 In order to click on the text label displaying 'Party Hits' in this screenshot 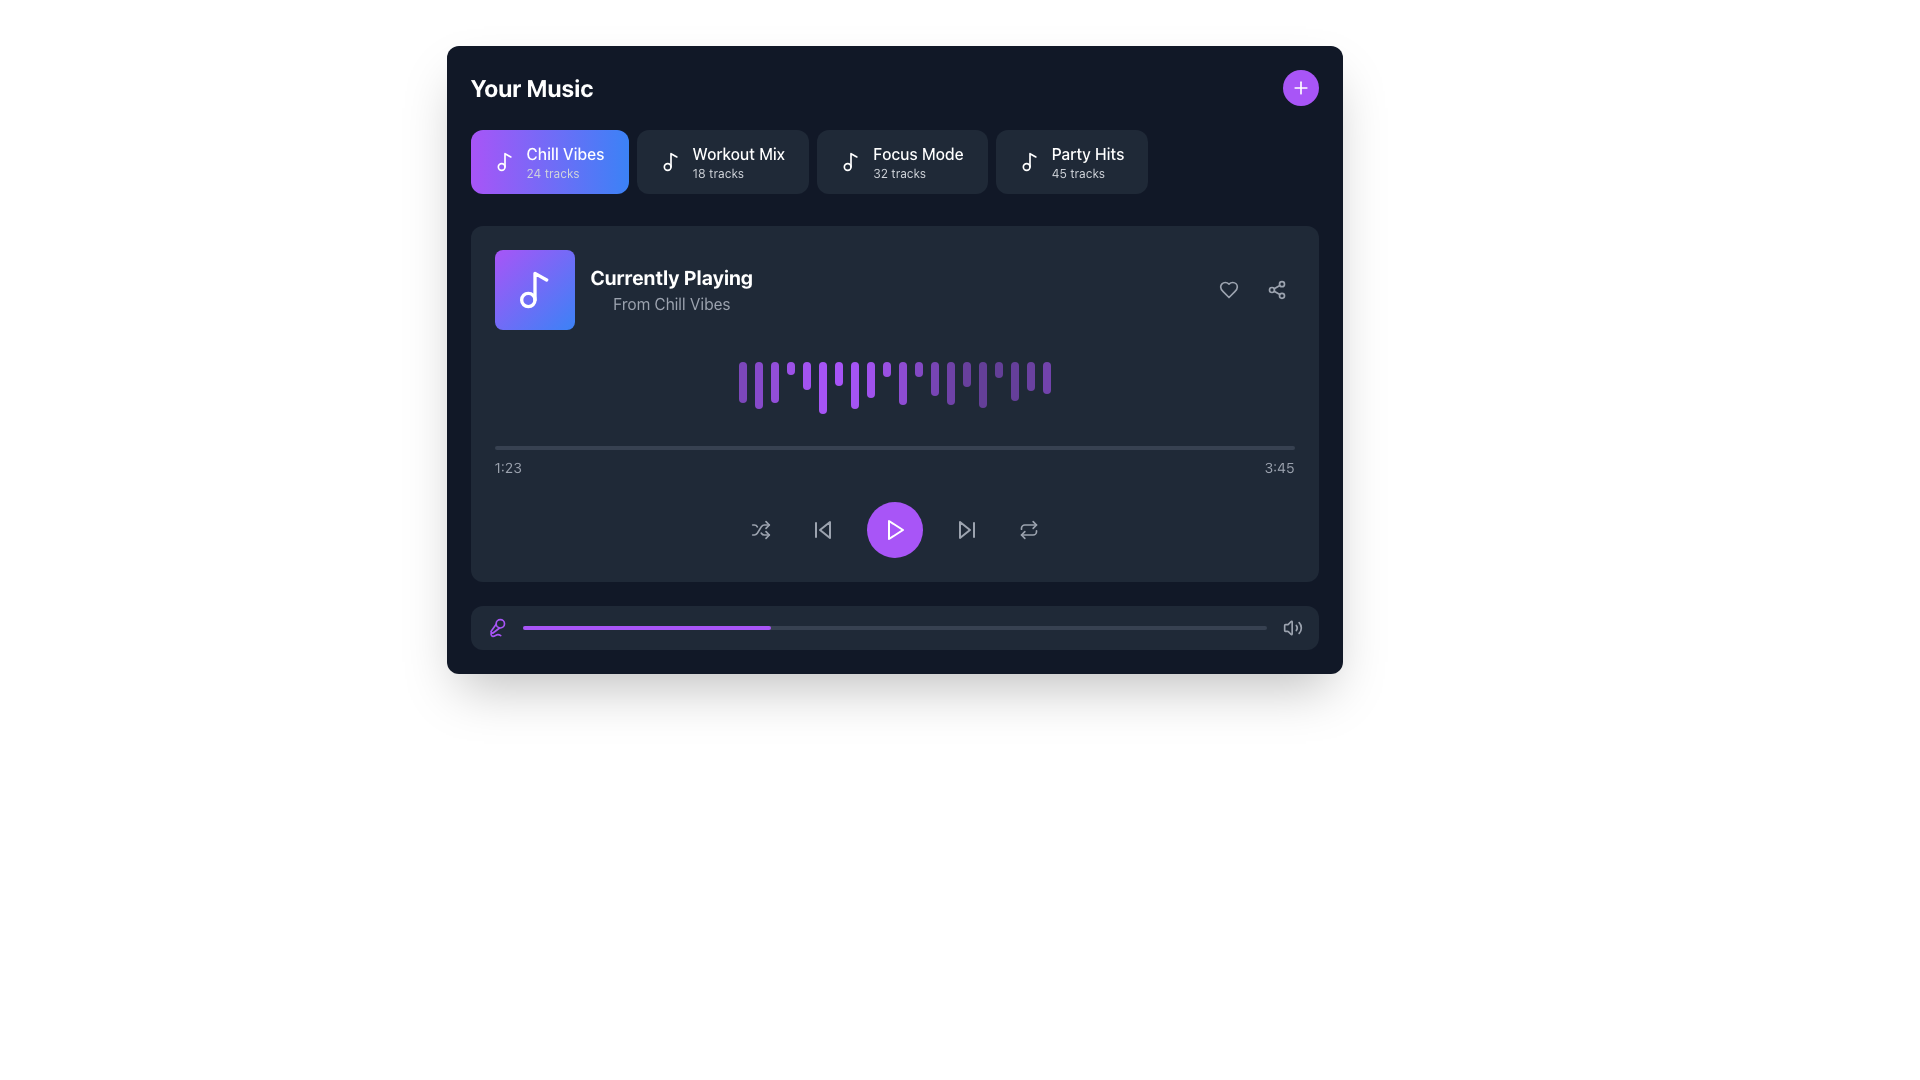, I will do `click(1087, 153)`.